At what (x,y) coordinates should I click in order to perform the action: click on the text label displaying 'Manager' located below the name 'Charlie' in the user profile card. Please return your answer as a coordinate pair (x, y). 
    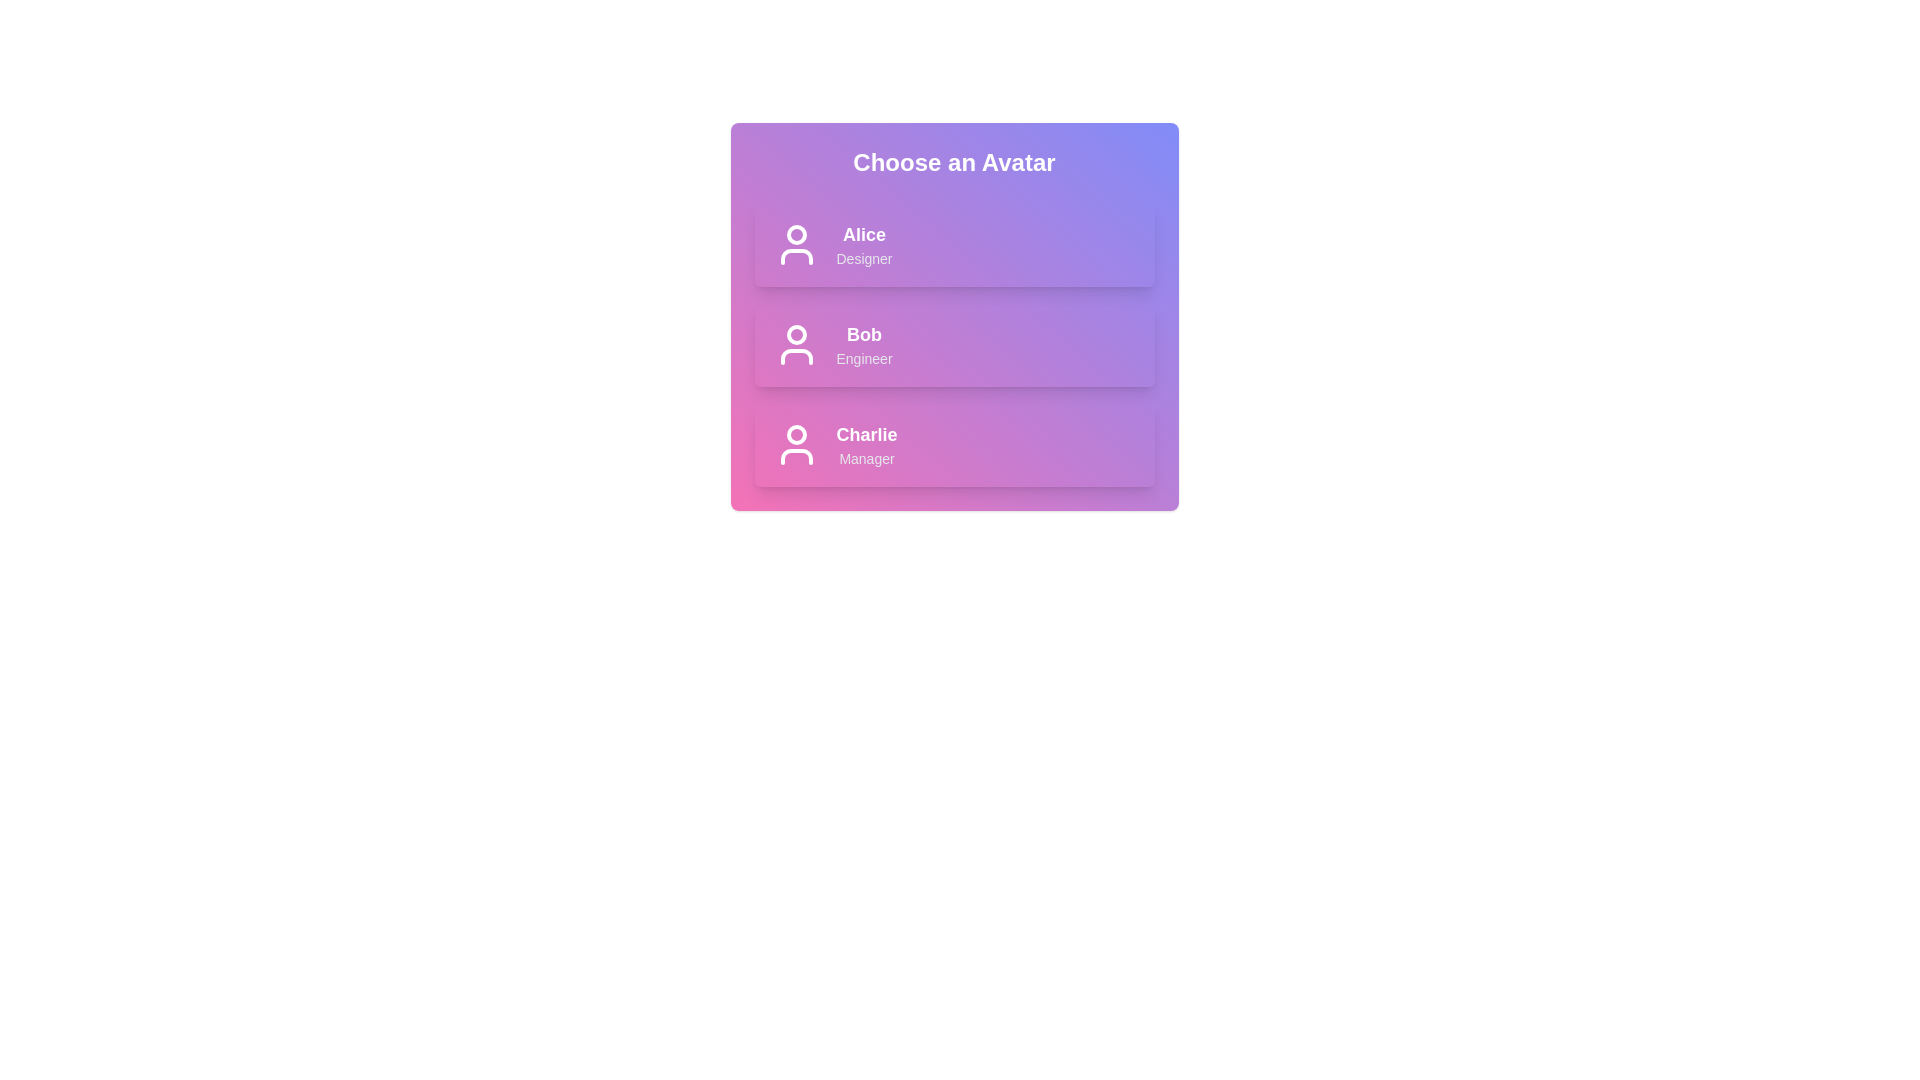
    Looking at the image, I should click on (867, 459).